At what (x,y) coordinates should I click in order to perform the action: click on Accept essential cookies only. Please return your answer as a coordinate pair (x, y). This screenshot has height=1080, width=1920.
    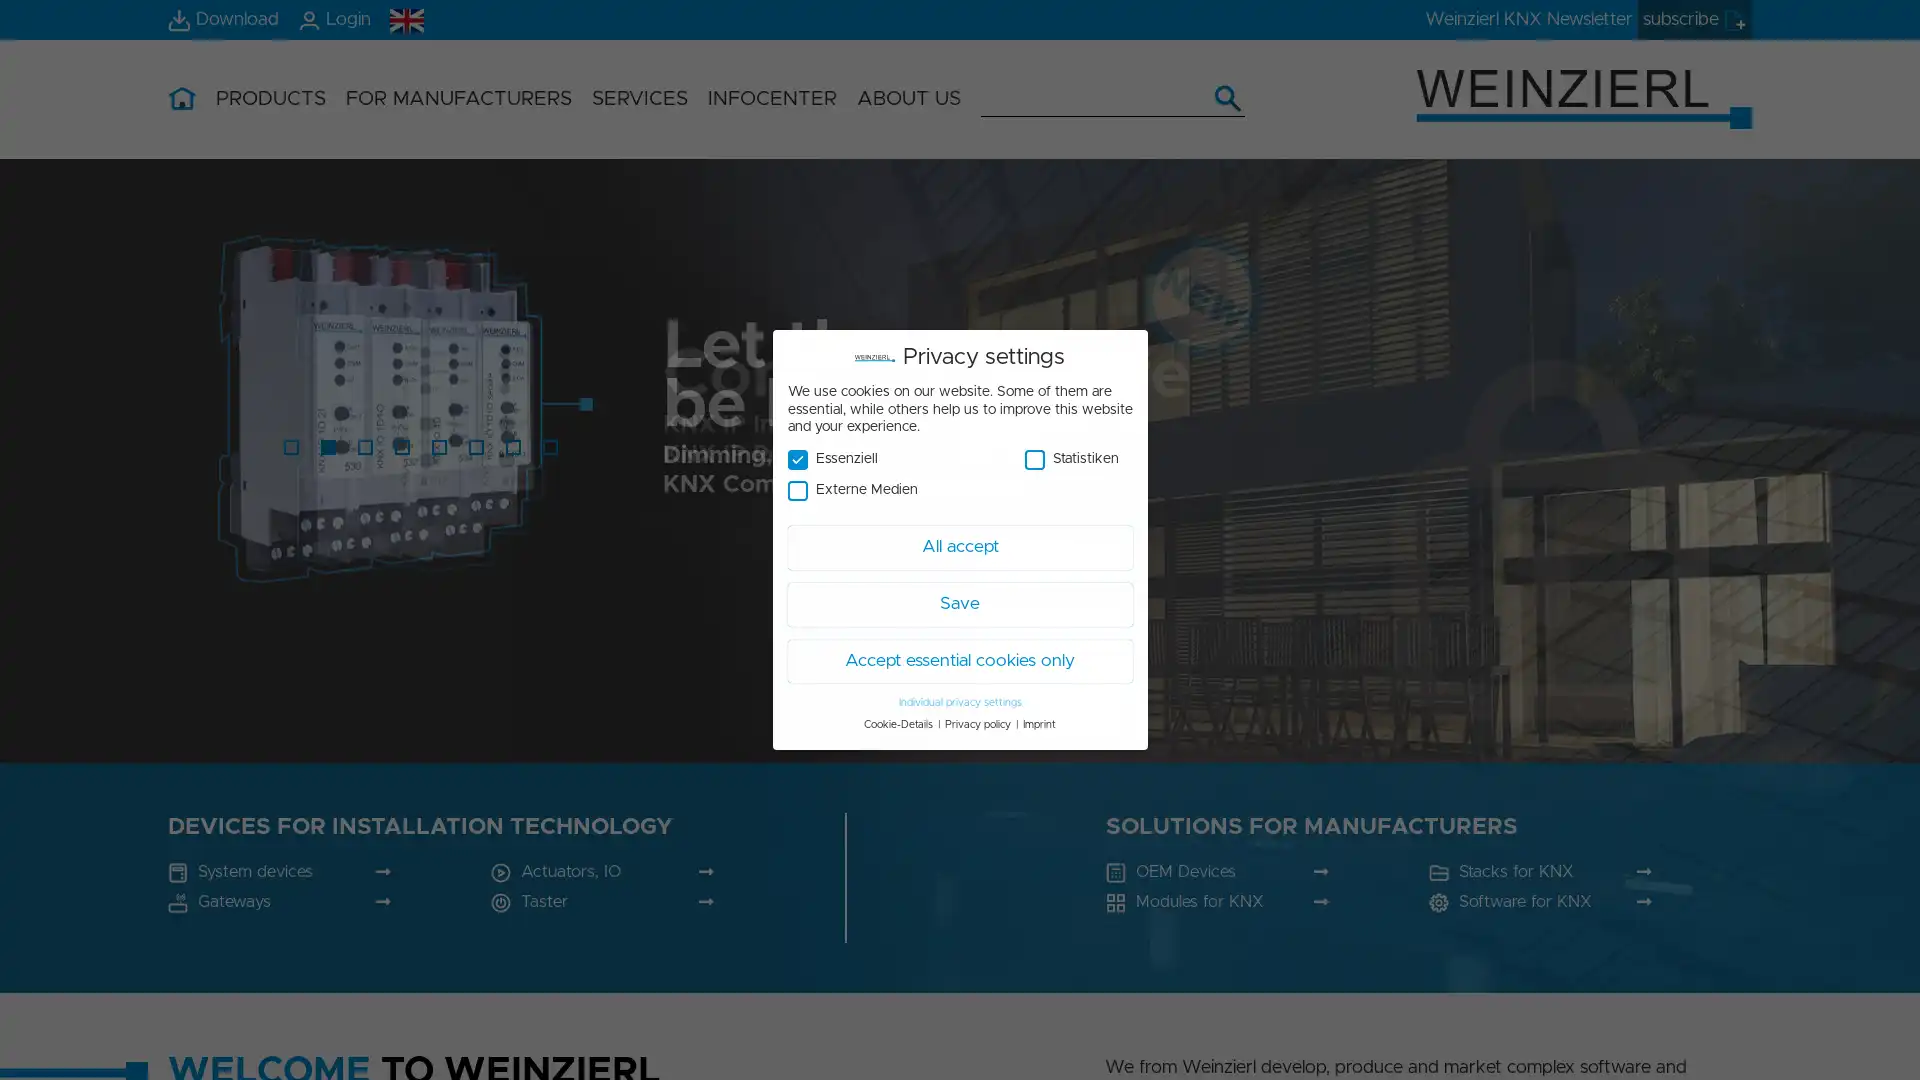
    Looking at the image, I should click on (958, 660).